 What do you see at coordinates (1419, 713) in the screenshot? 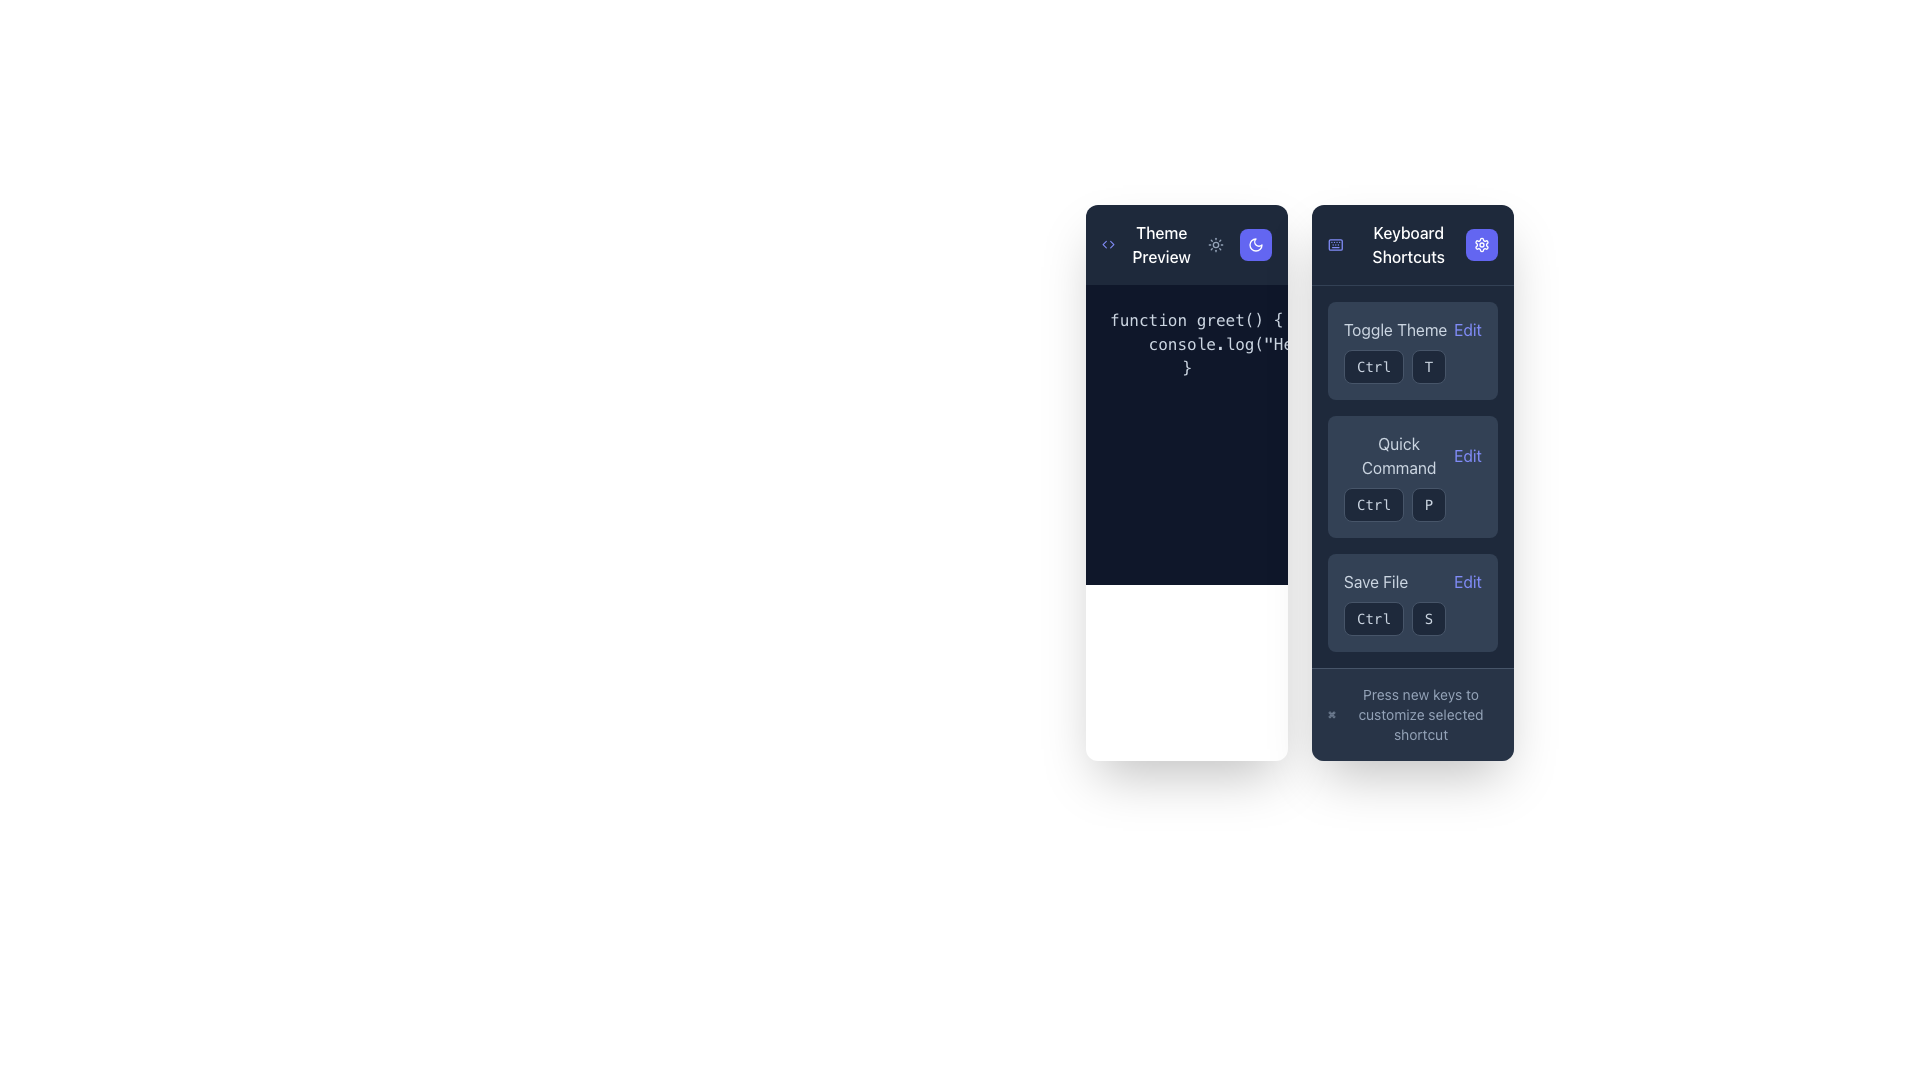
I see `the text label that says 'Press new keys to customize selected shortcut', which is located at the bottom of the 'Keyboard Shortcuts' interface panel` at bounding box center [1419, 713].